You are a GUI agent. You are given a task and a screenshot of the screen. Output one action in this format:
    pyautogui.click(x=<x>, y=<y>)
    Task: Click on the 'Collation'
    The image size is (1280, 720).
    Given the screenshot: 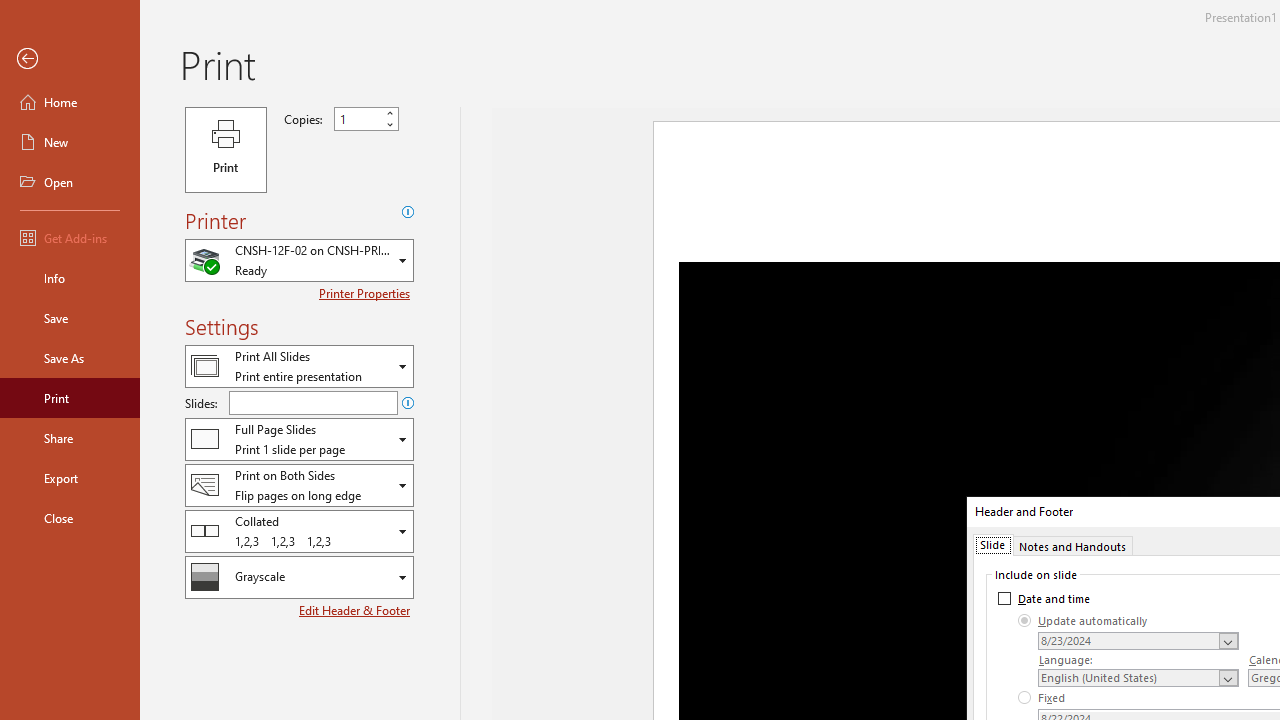 What is the action you would take?
    pyautogui.click(x=298, y=530)
    